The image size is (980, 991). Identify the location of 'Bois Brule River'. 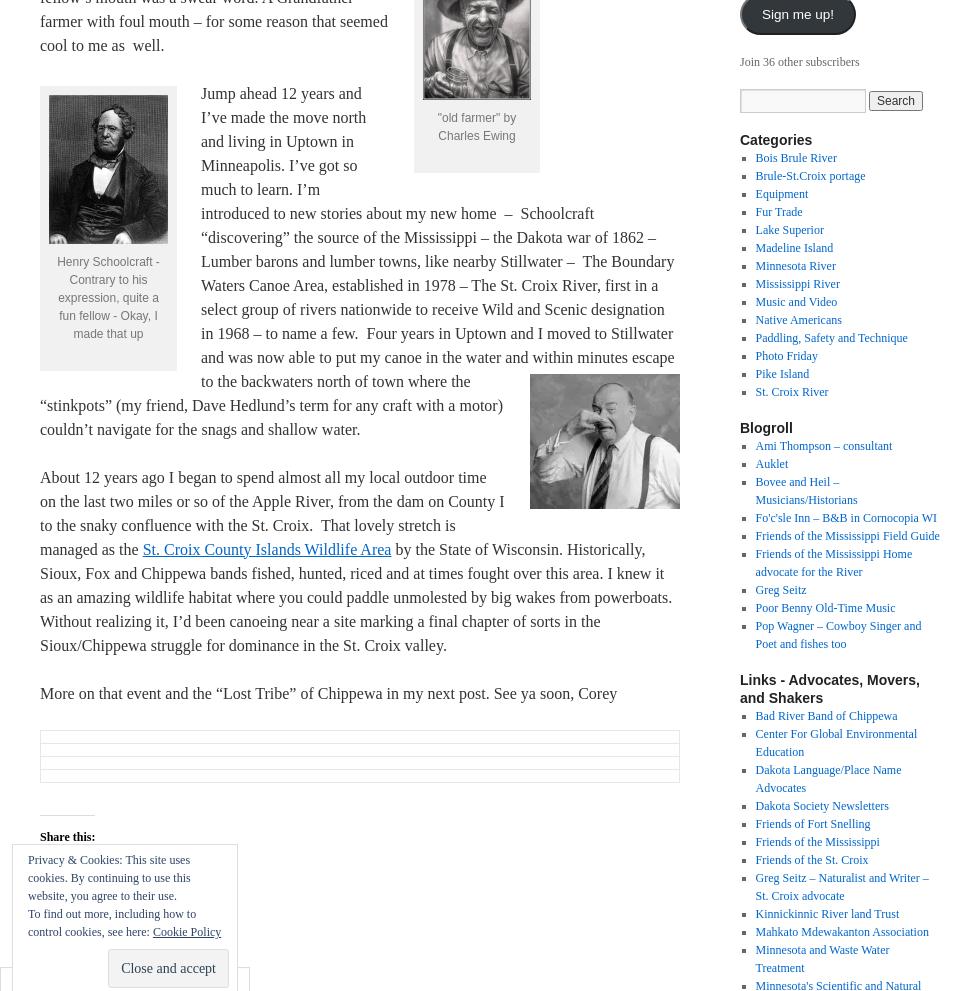
(795, 157).